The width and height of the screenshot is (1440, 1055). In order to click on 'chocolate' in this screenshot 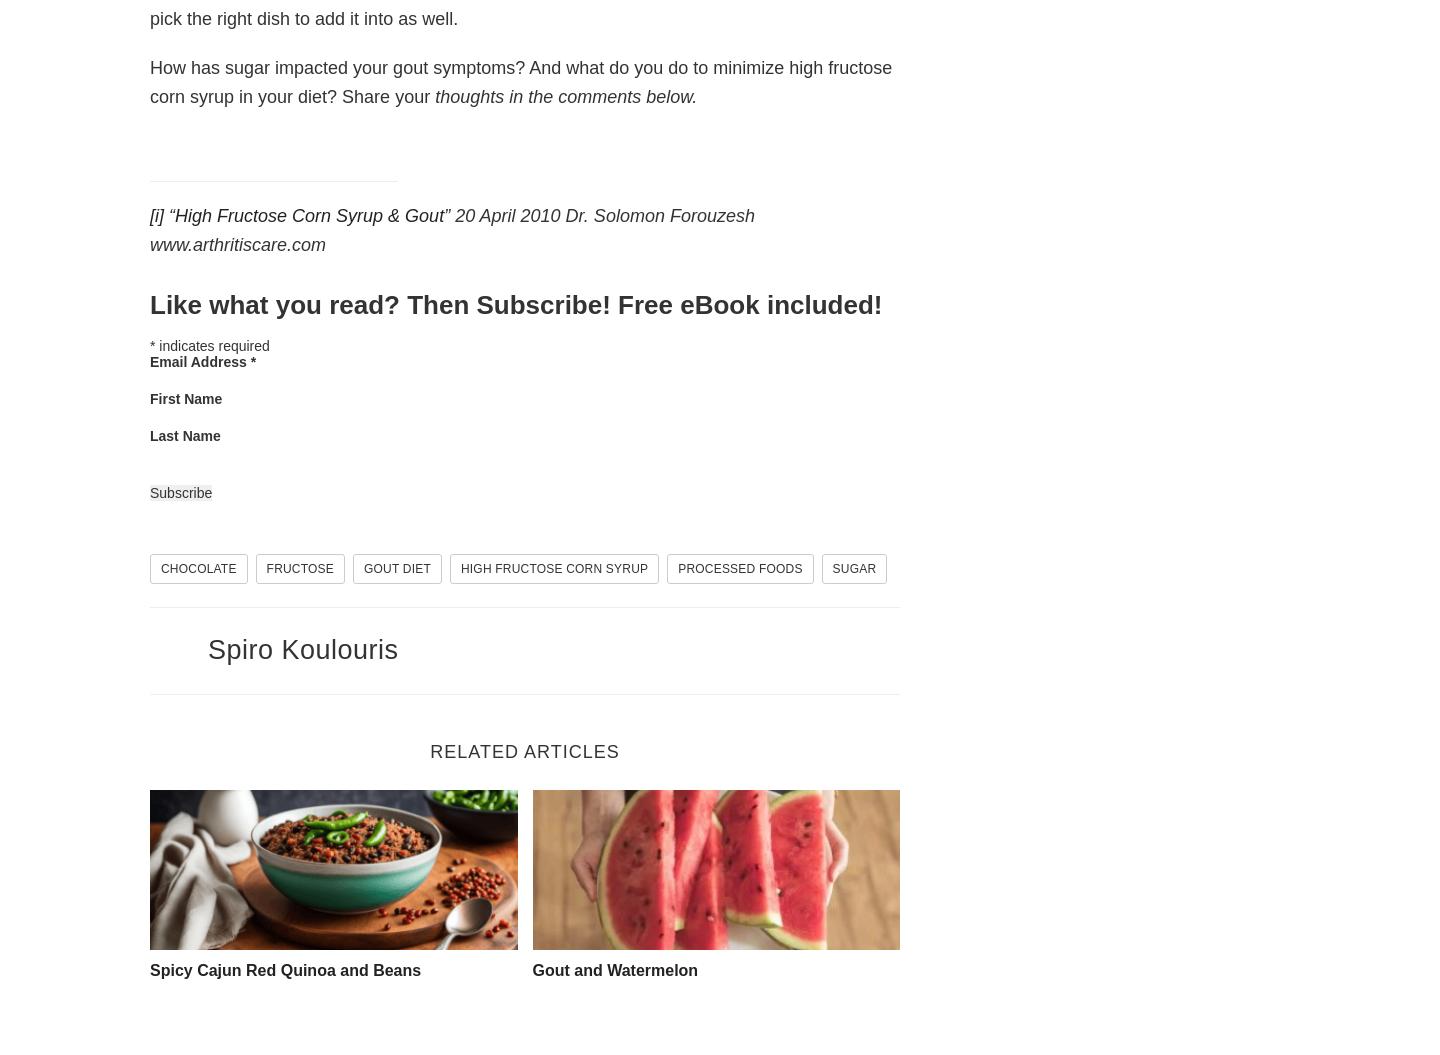, I will do `click(159, 567)`.